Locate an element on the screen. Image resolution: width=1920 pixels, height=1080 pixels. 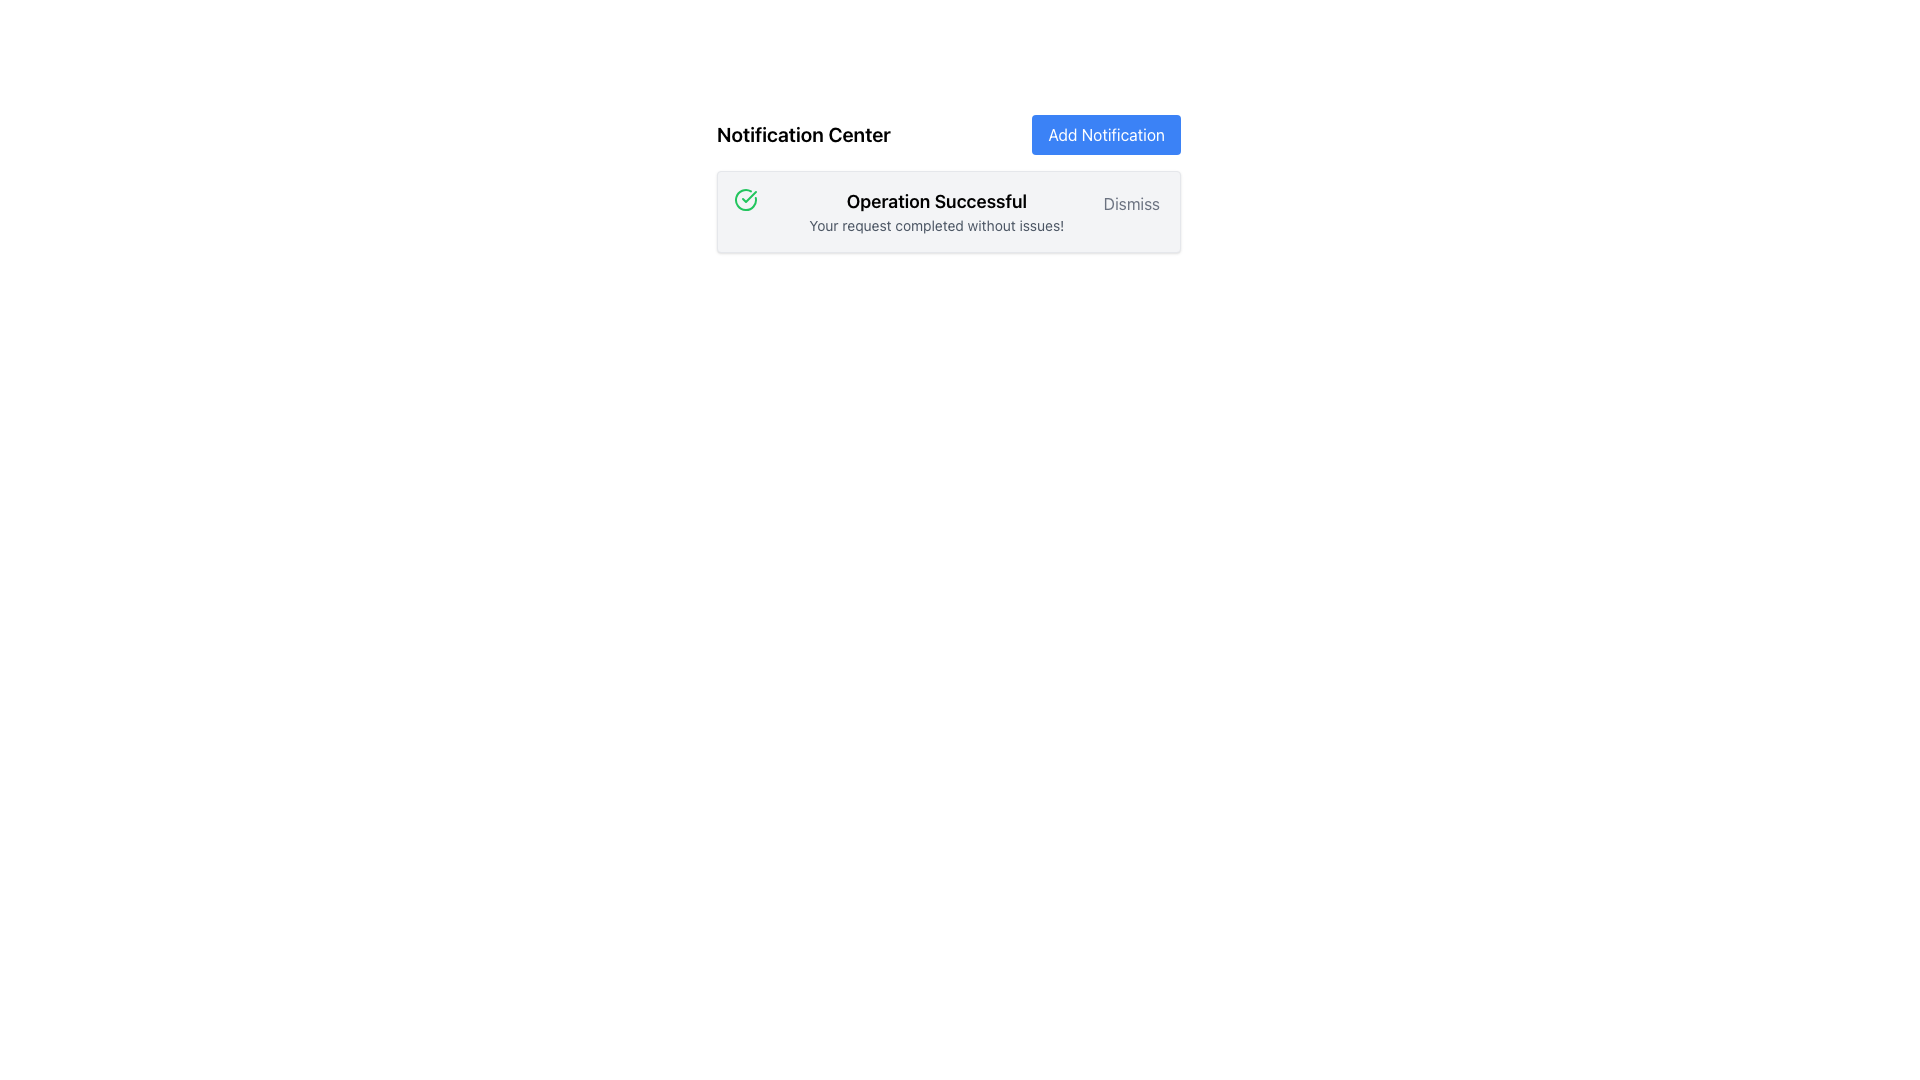
message displayed in smaller and lighter gray font stating 'Your request completed without issues!' which is located beneath the header 'Operation Successful' in the notification card is located at coordinates (935, 225).